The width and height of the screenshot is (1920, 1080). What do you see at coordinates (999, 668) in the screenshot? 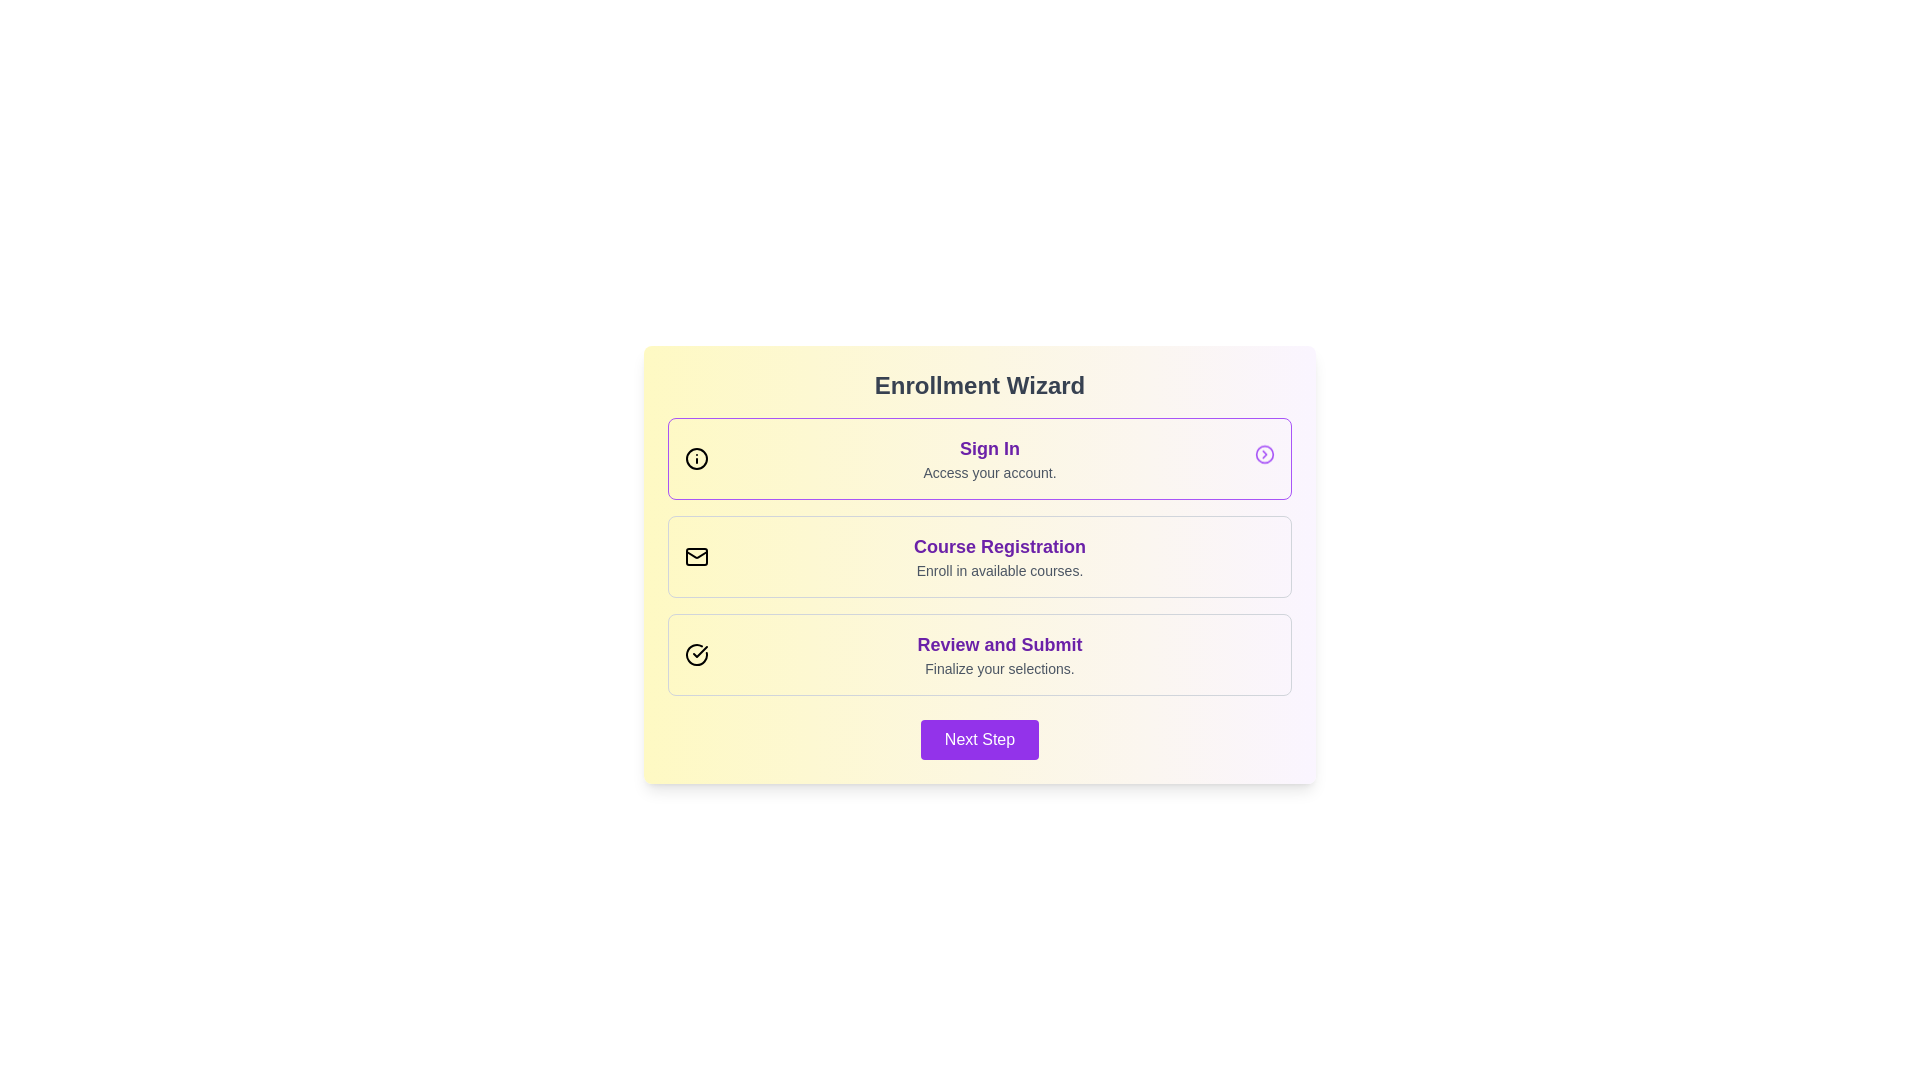
I see `the static text label that reads 'Finalize your selections.' located beneath the 'Review and Submit' title` at bounding box center [999, 668].